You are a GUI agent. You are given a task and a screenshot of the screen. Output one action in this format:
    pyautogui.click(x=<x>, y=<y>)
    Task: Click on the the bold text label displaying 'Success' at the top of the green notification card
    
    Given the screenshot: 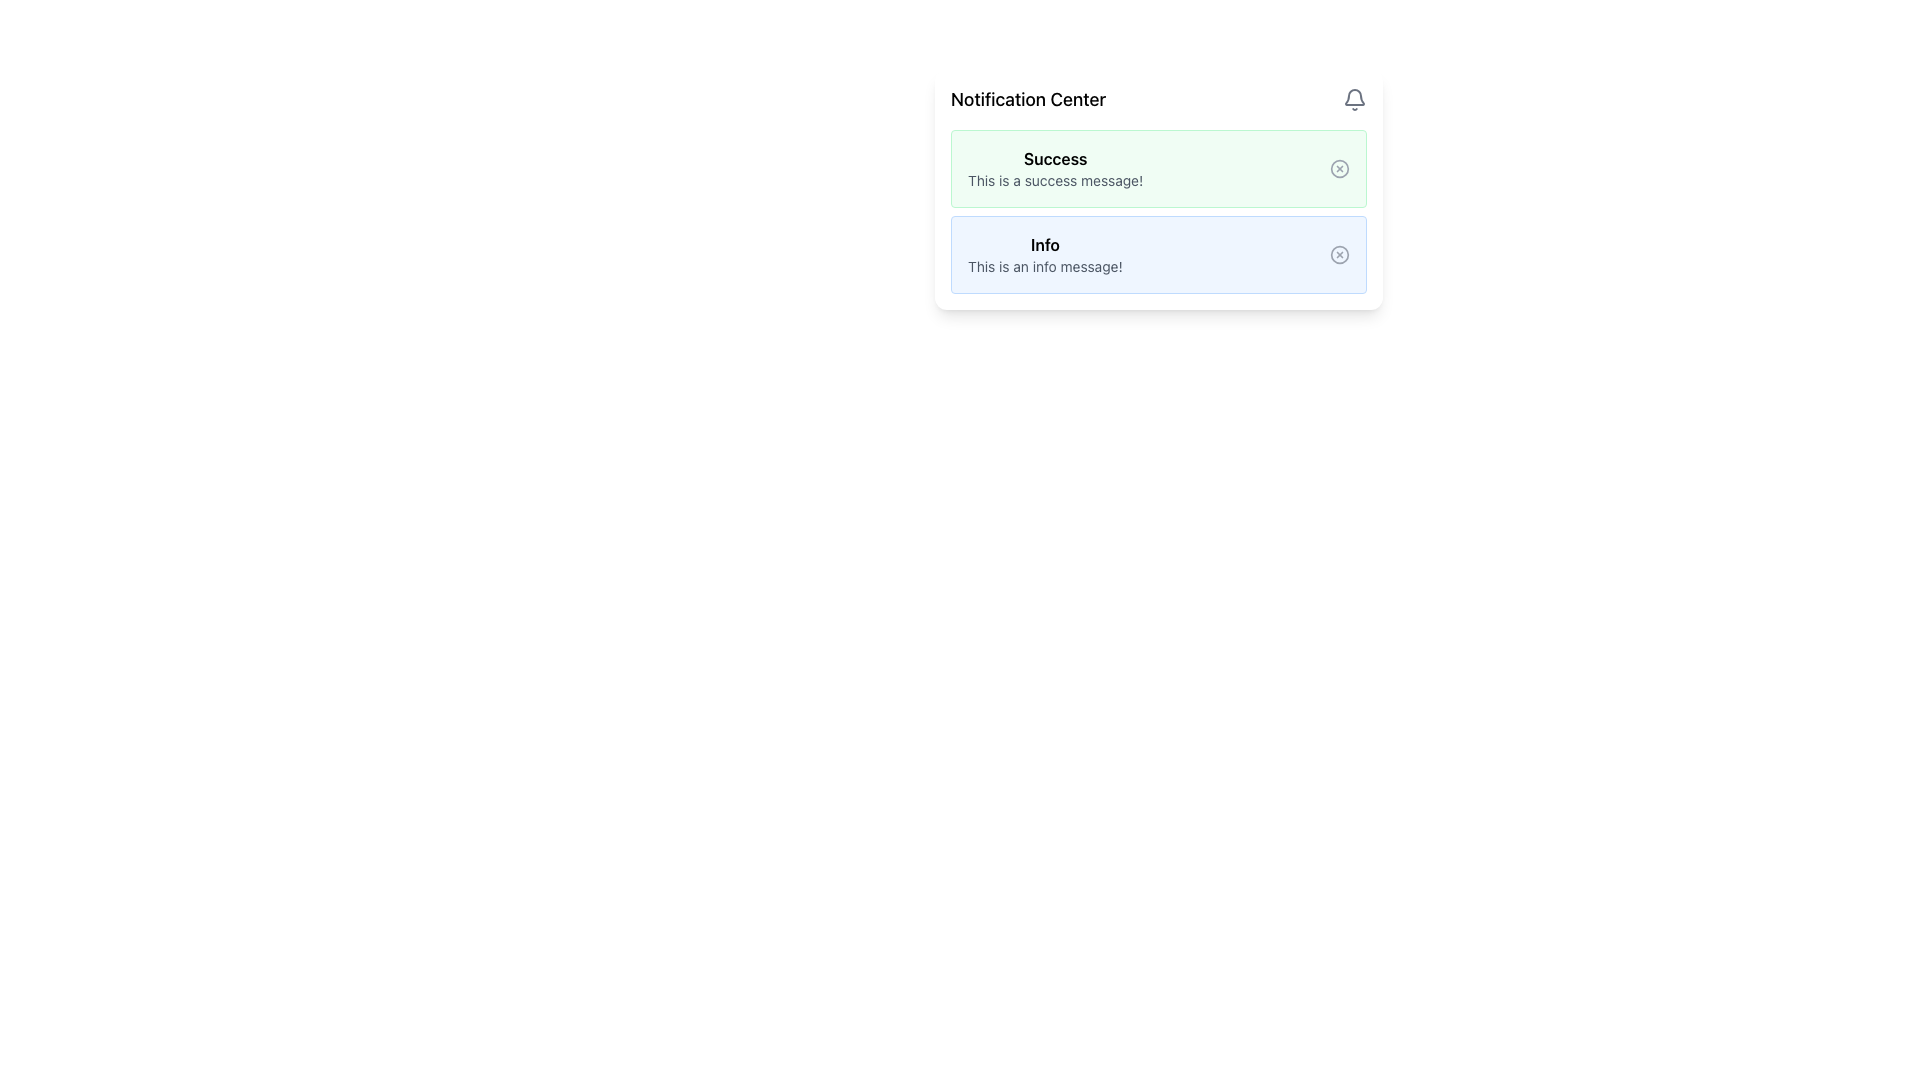 What is the action you would take?
    pyautogui.click(x=1054, y=157)
    